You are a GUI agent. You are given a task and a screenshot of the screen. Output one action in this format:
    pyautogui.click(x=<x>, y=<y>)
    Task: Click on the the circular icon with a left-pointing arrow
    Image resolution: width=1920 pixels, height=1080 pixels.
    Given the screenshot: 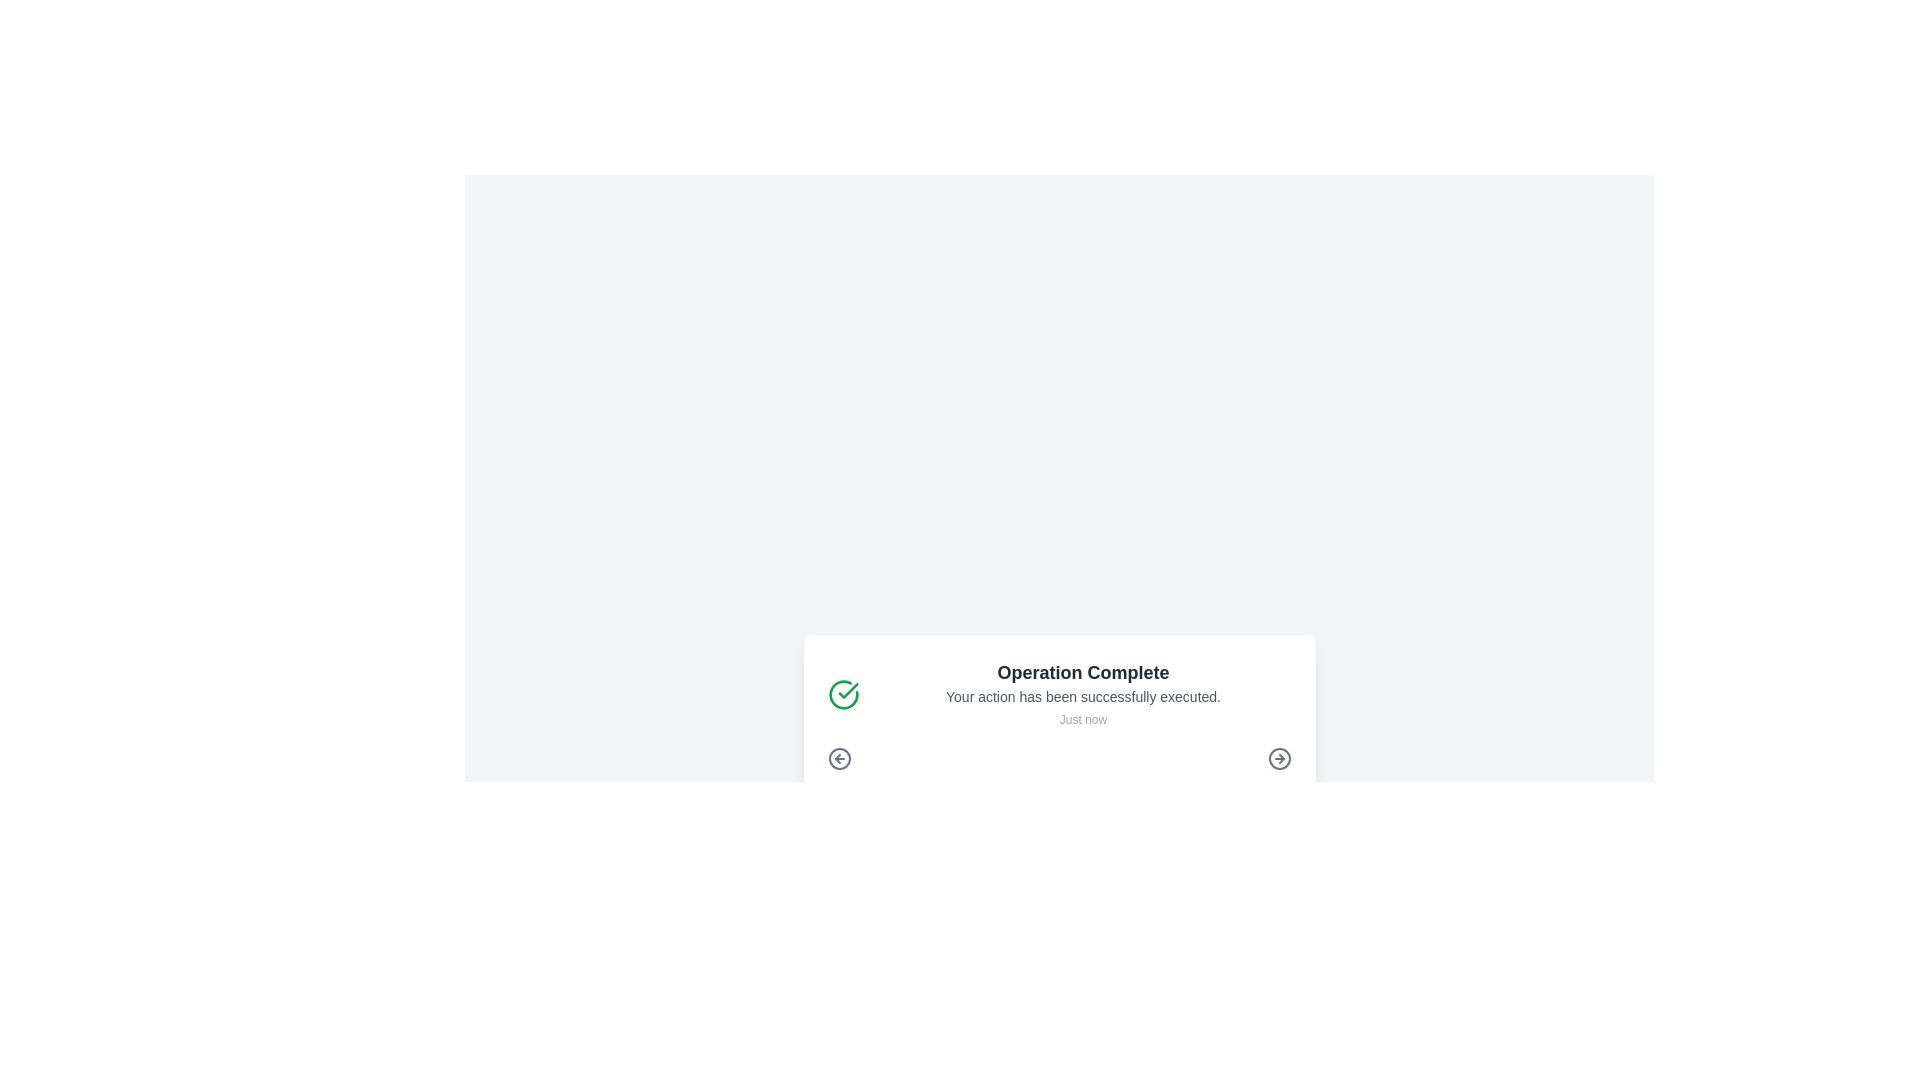 What is the action you would take?
    pyautogui.click(x=839, y=759)
    